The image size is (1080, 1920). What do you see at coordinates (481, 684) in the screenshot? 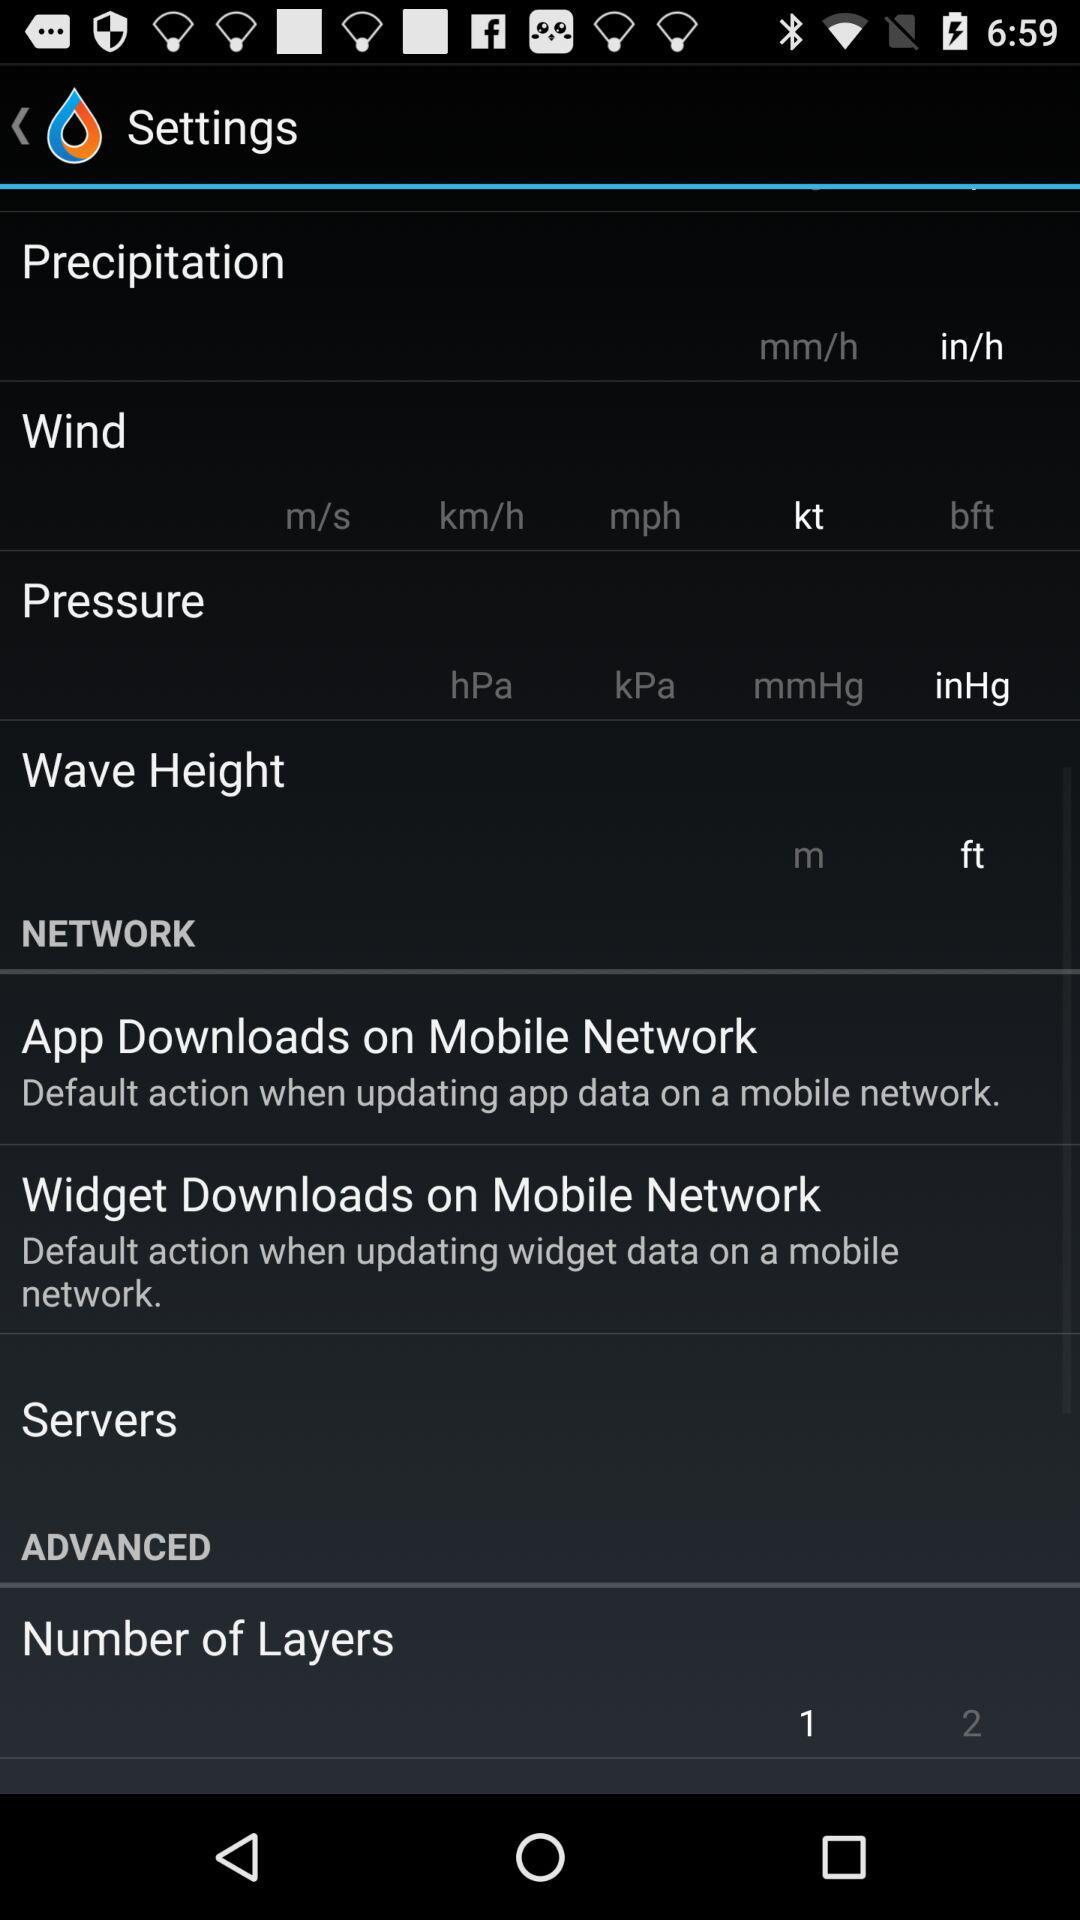
I see `the hpa icon` at bounding box center [481, 684].